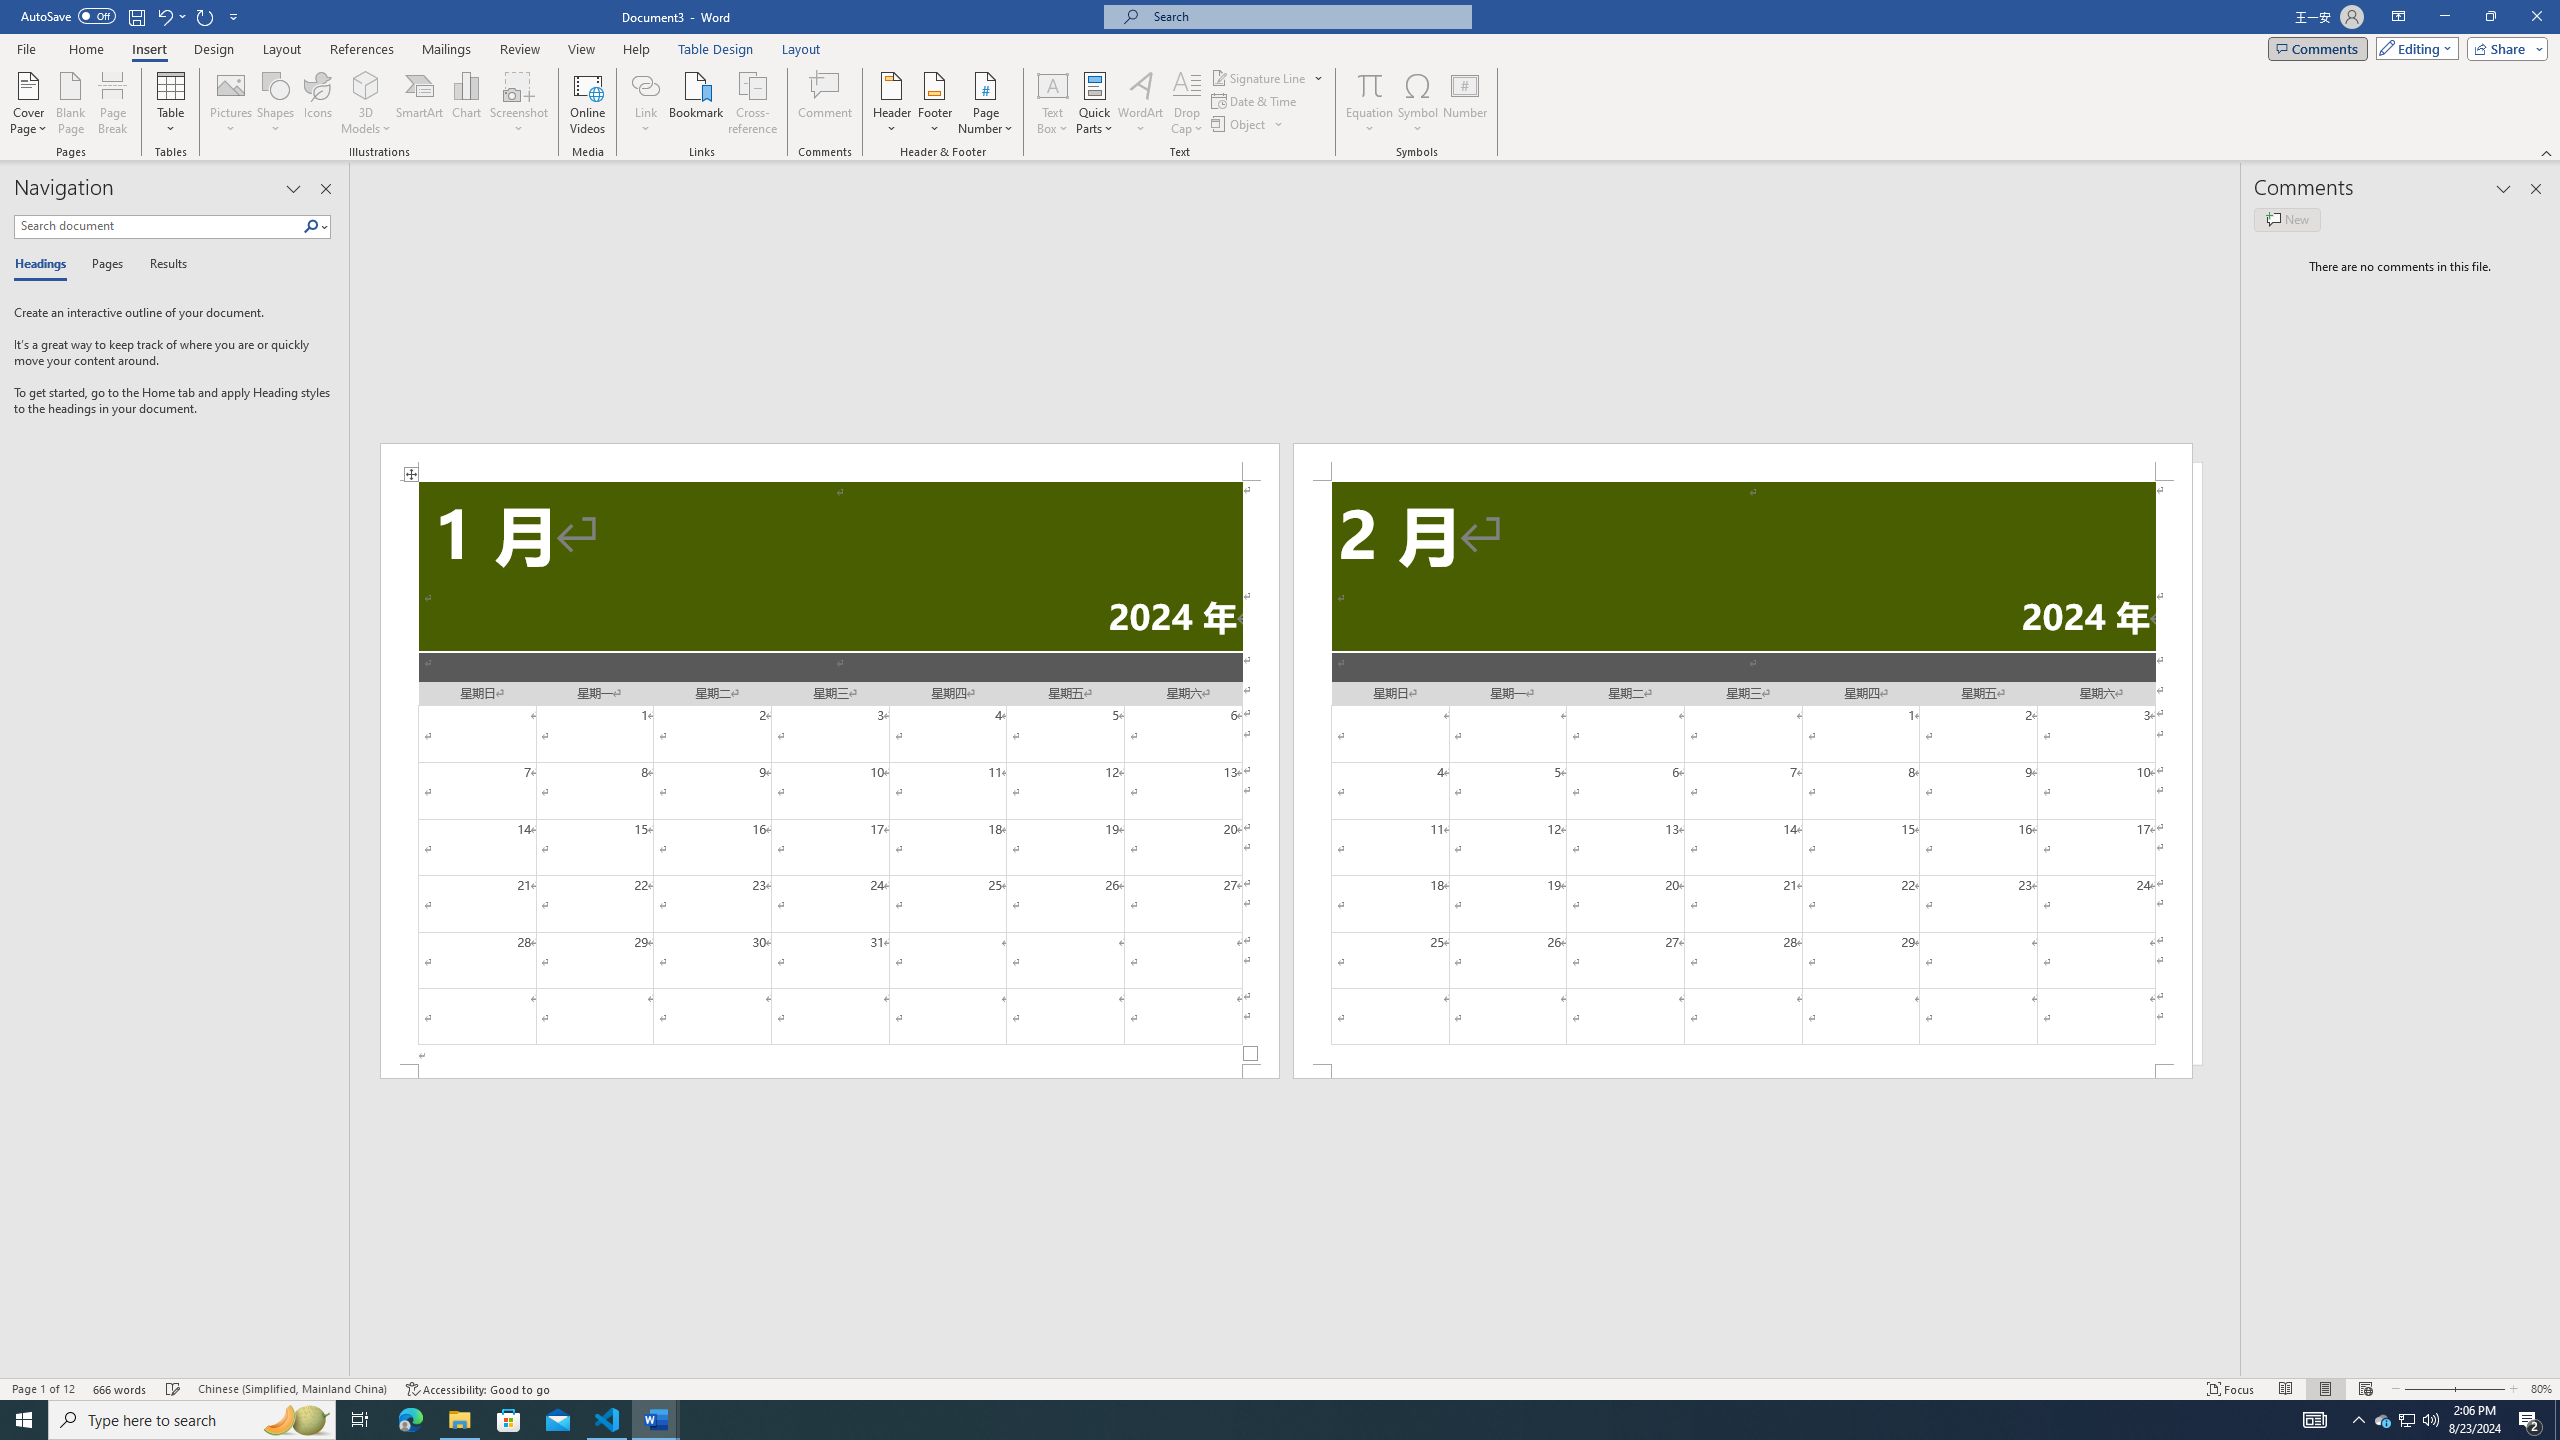 The image size is (2560, 1440). What do you see at coordinates (2475, 1389) in the screenshot?
I see `'Zoom In'` at bounding box center [2475, 1389].